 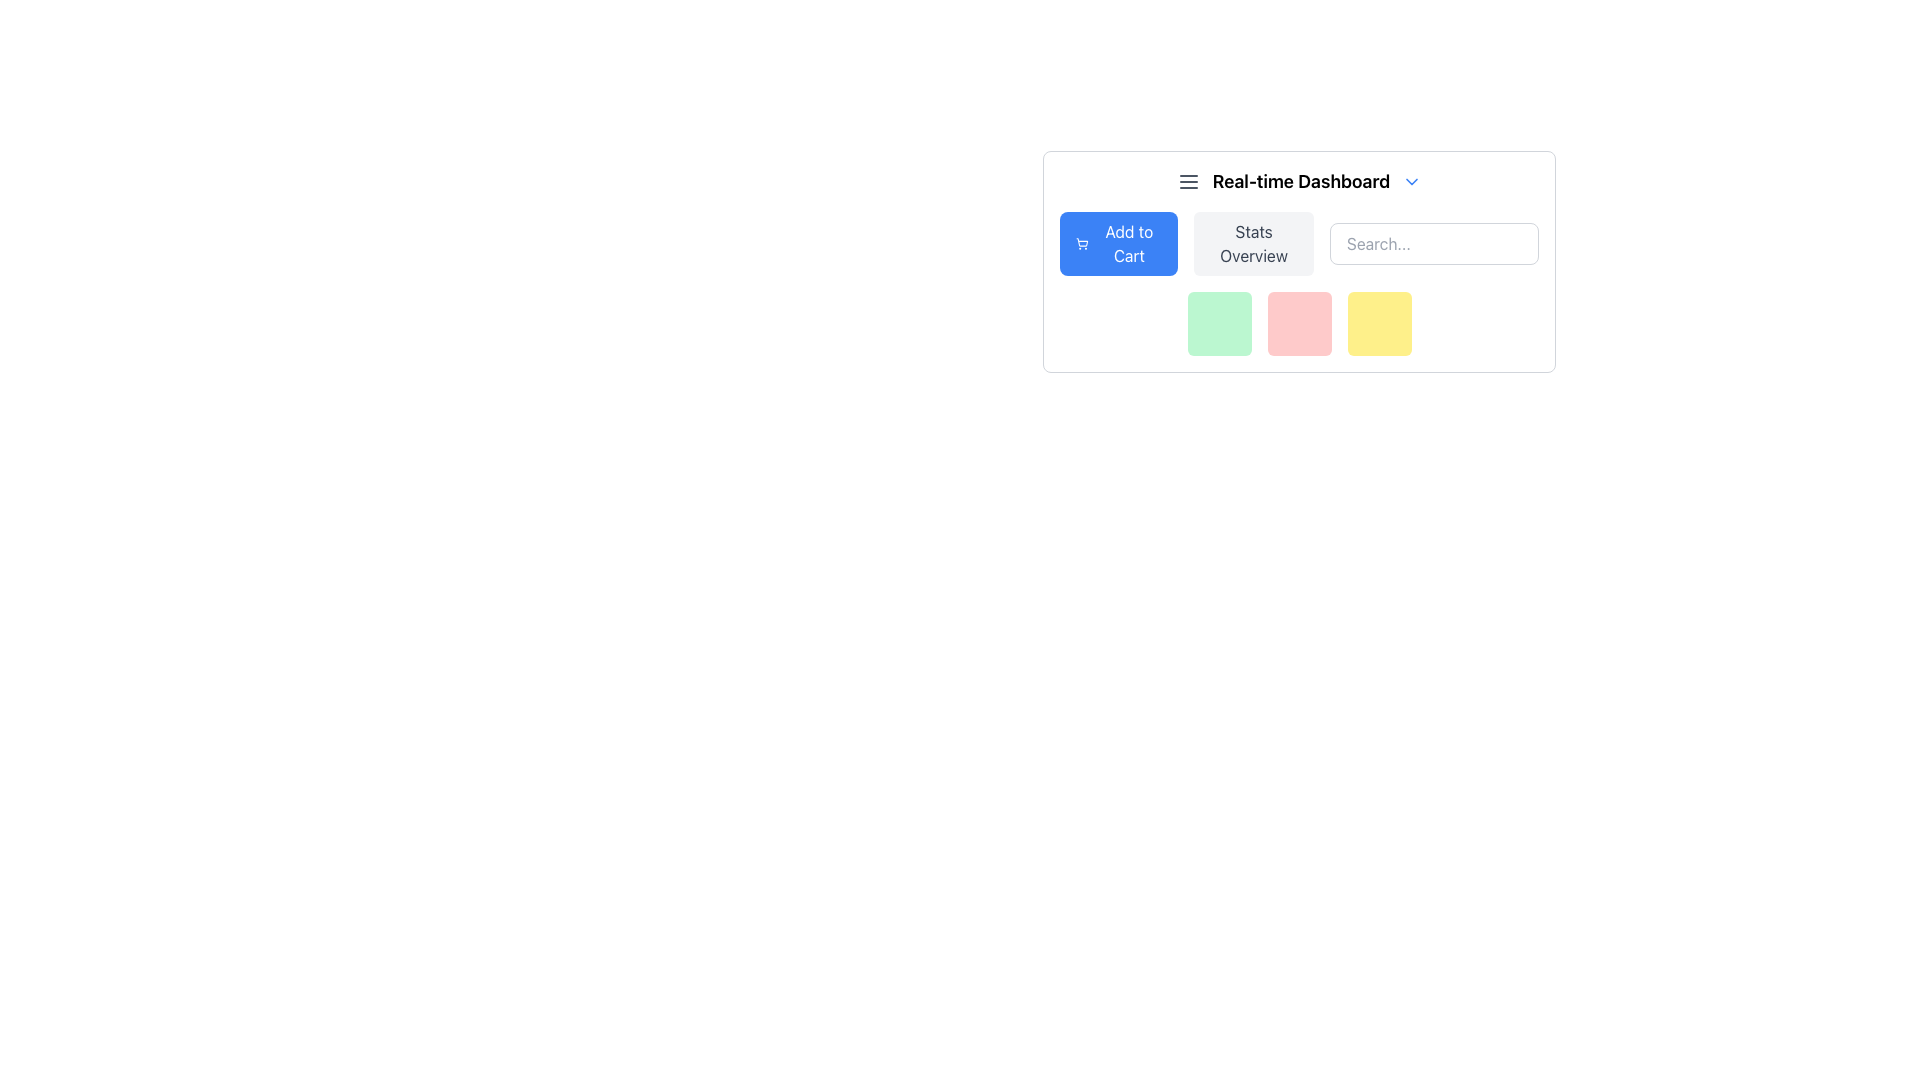 I want to click on the Decorative Box, which is the middle square-shaped box with a red background, located below the 'Add to Cart' and 'Stats Overview' buttons in the 'Real-time Dashboard' section, so click(x=1299, y=323).